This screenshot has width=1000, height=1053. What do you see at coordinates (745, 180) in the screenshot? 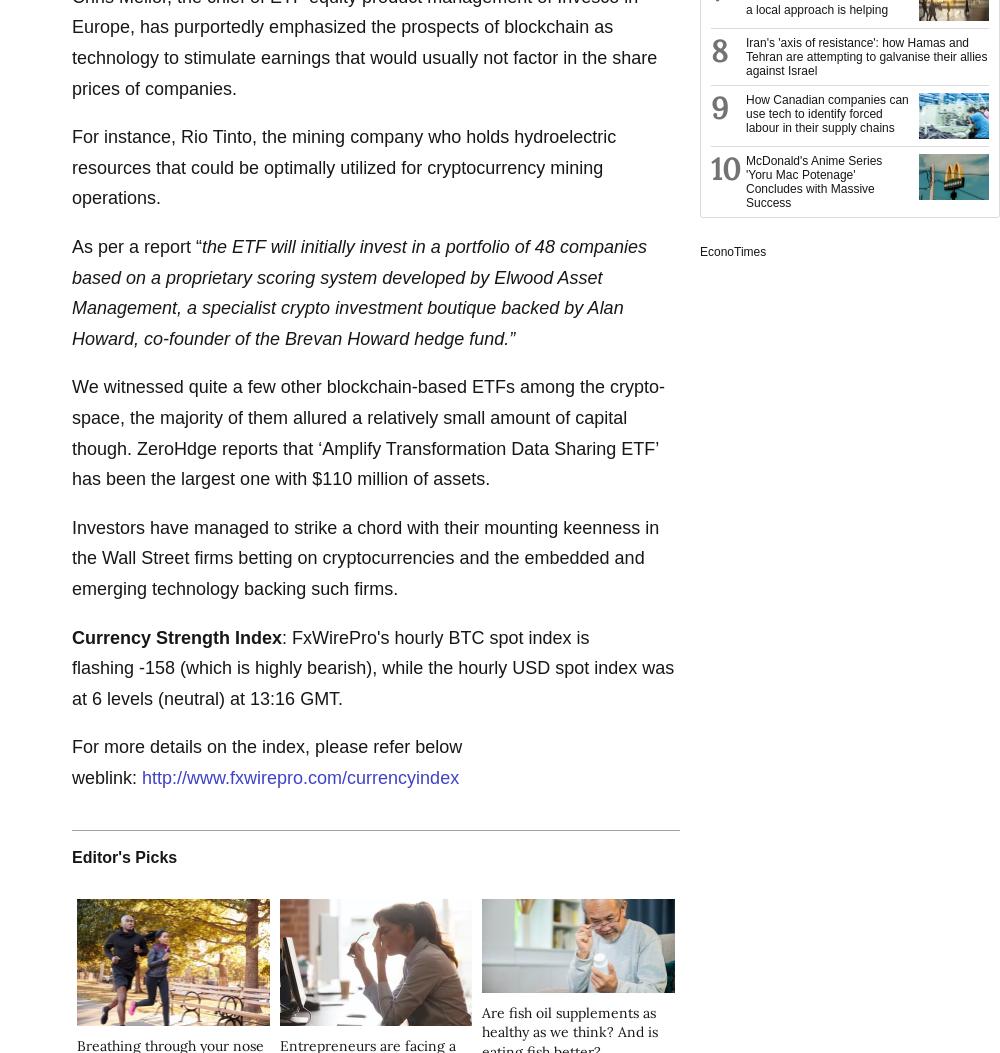
I see `'McDonald's Anime Series 'Yoru Mac Potenage' Concludes with Massive Success'` at bounding box center [745, 180].